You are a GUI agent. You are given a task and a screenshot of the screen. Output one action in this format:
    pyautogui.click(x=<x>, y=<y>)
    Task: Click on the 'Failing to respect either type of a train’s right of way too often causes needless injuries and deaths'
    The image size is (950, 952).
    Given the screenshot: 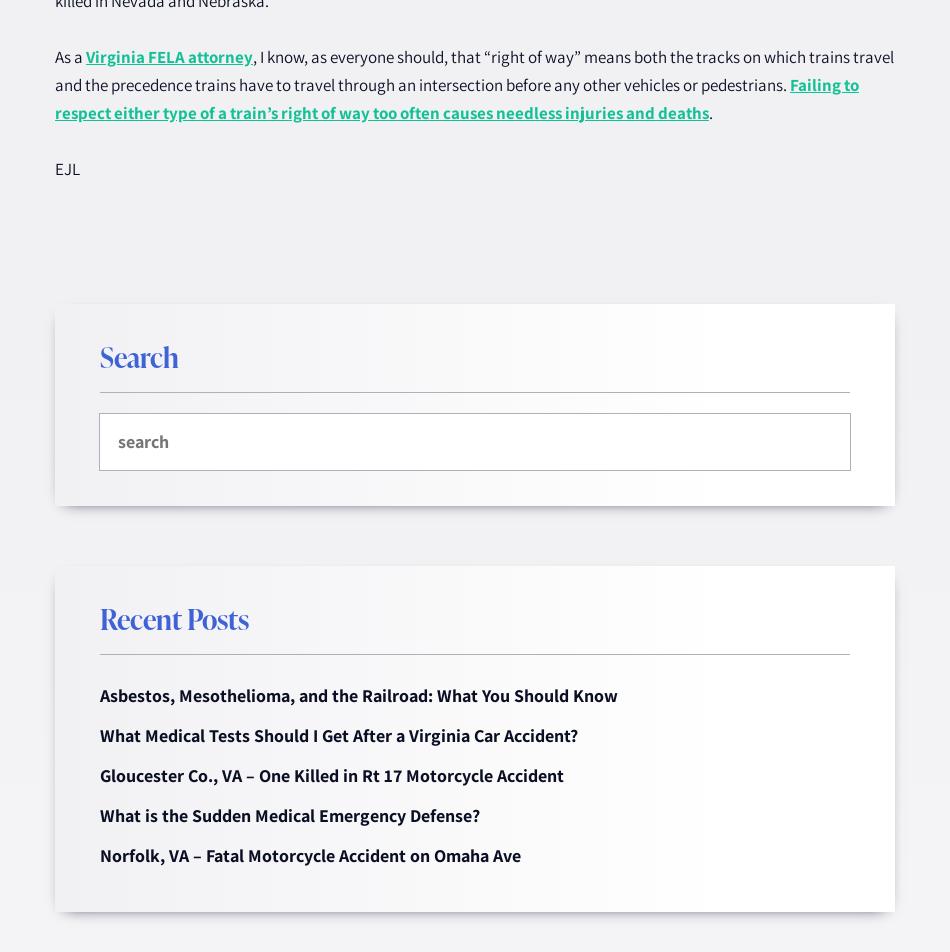 What is the action you would take?
    pyautogui.click(x=456, y=99)
    